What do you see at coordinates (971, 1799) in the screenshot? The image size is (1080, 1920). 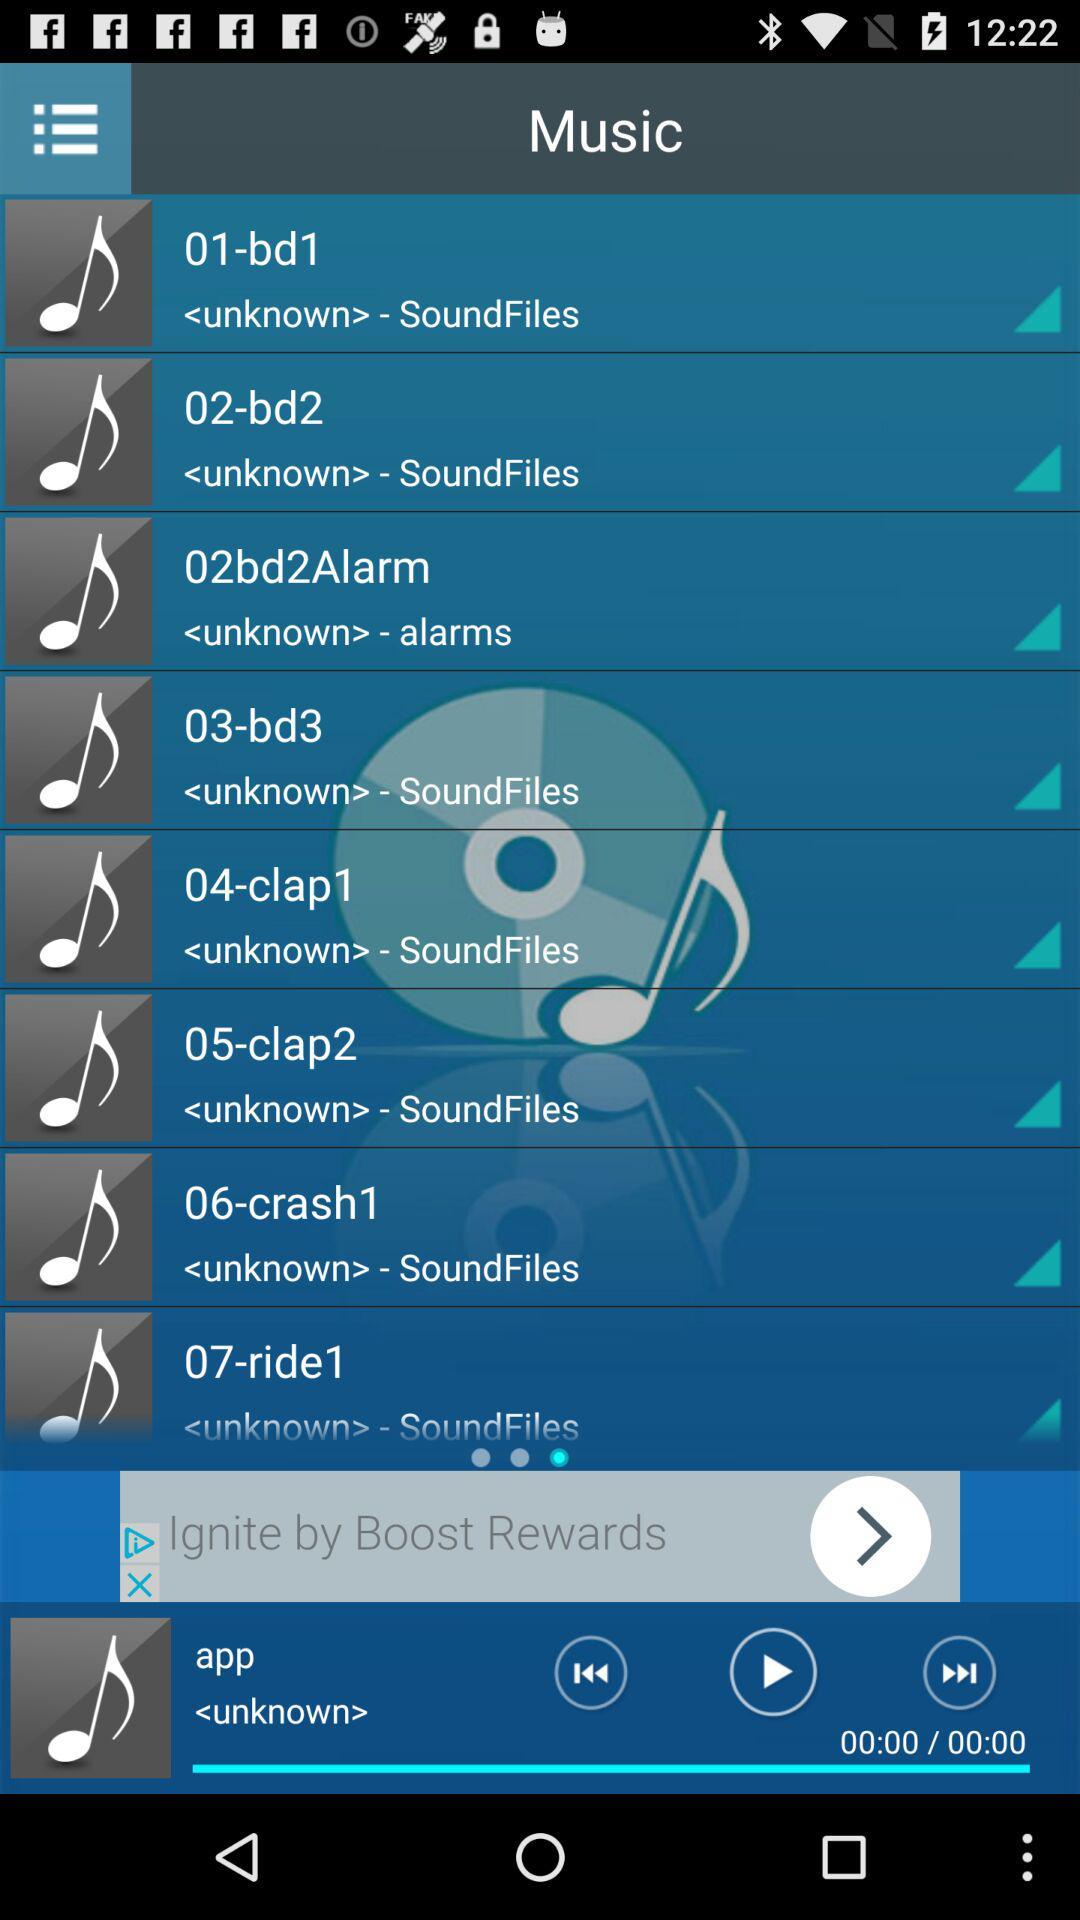 I see `the skip_next icon` at bounding box center [971, 1799].